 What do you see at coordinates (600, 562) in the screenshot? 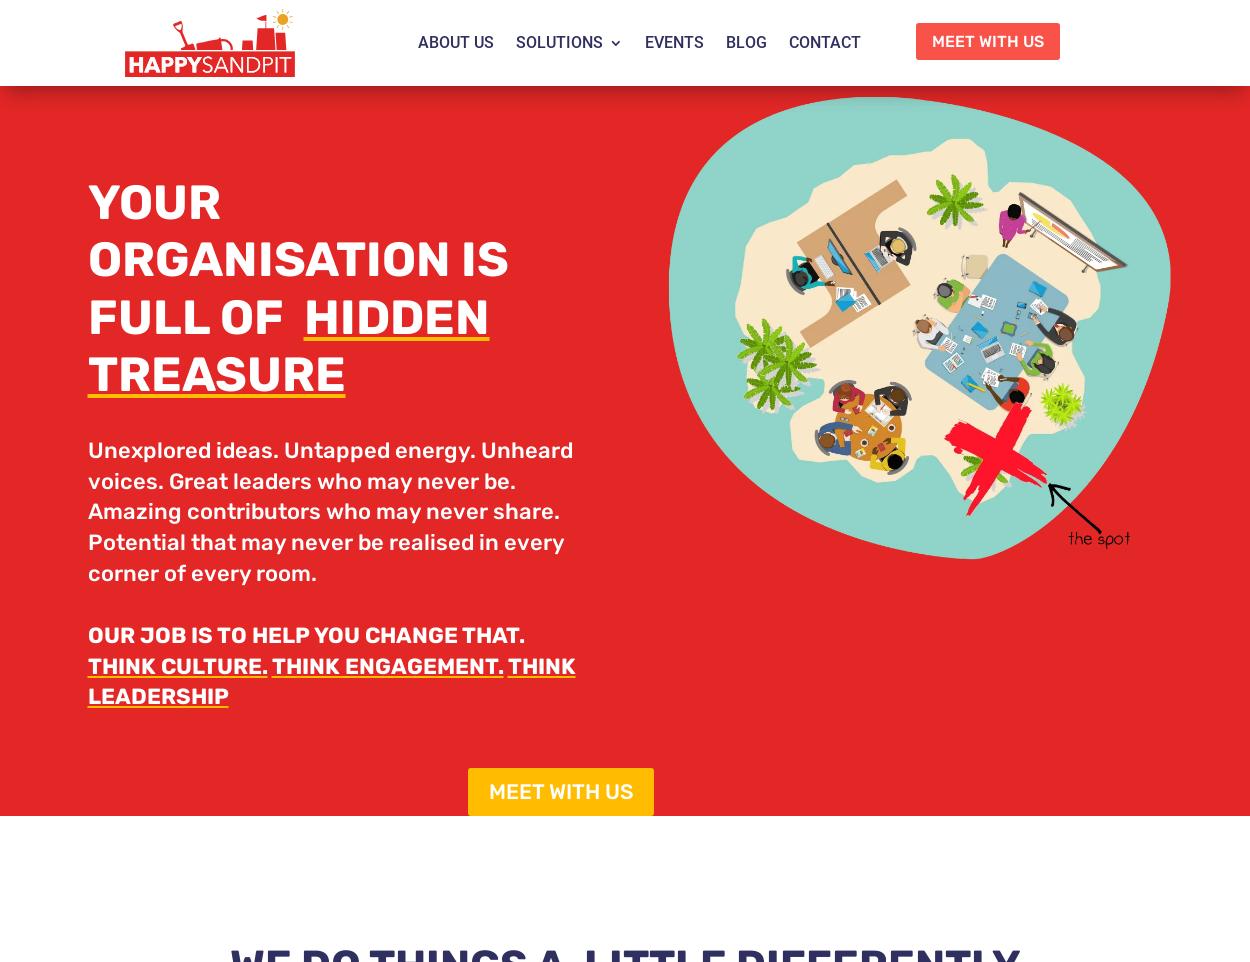
I see `'CHANGE GAME'` at bounding box center [600, 562].